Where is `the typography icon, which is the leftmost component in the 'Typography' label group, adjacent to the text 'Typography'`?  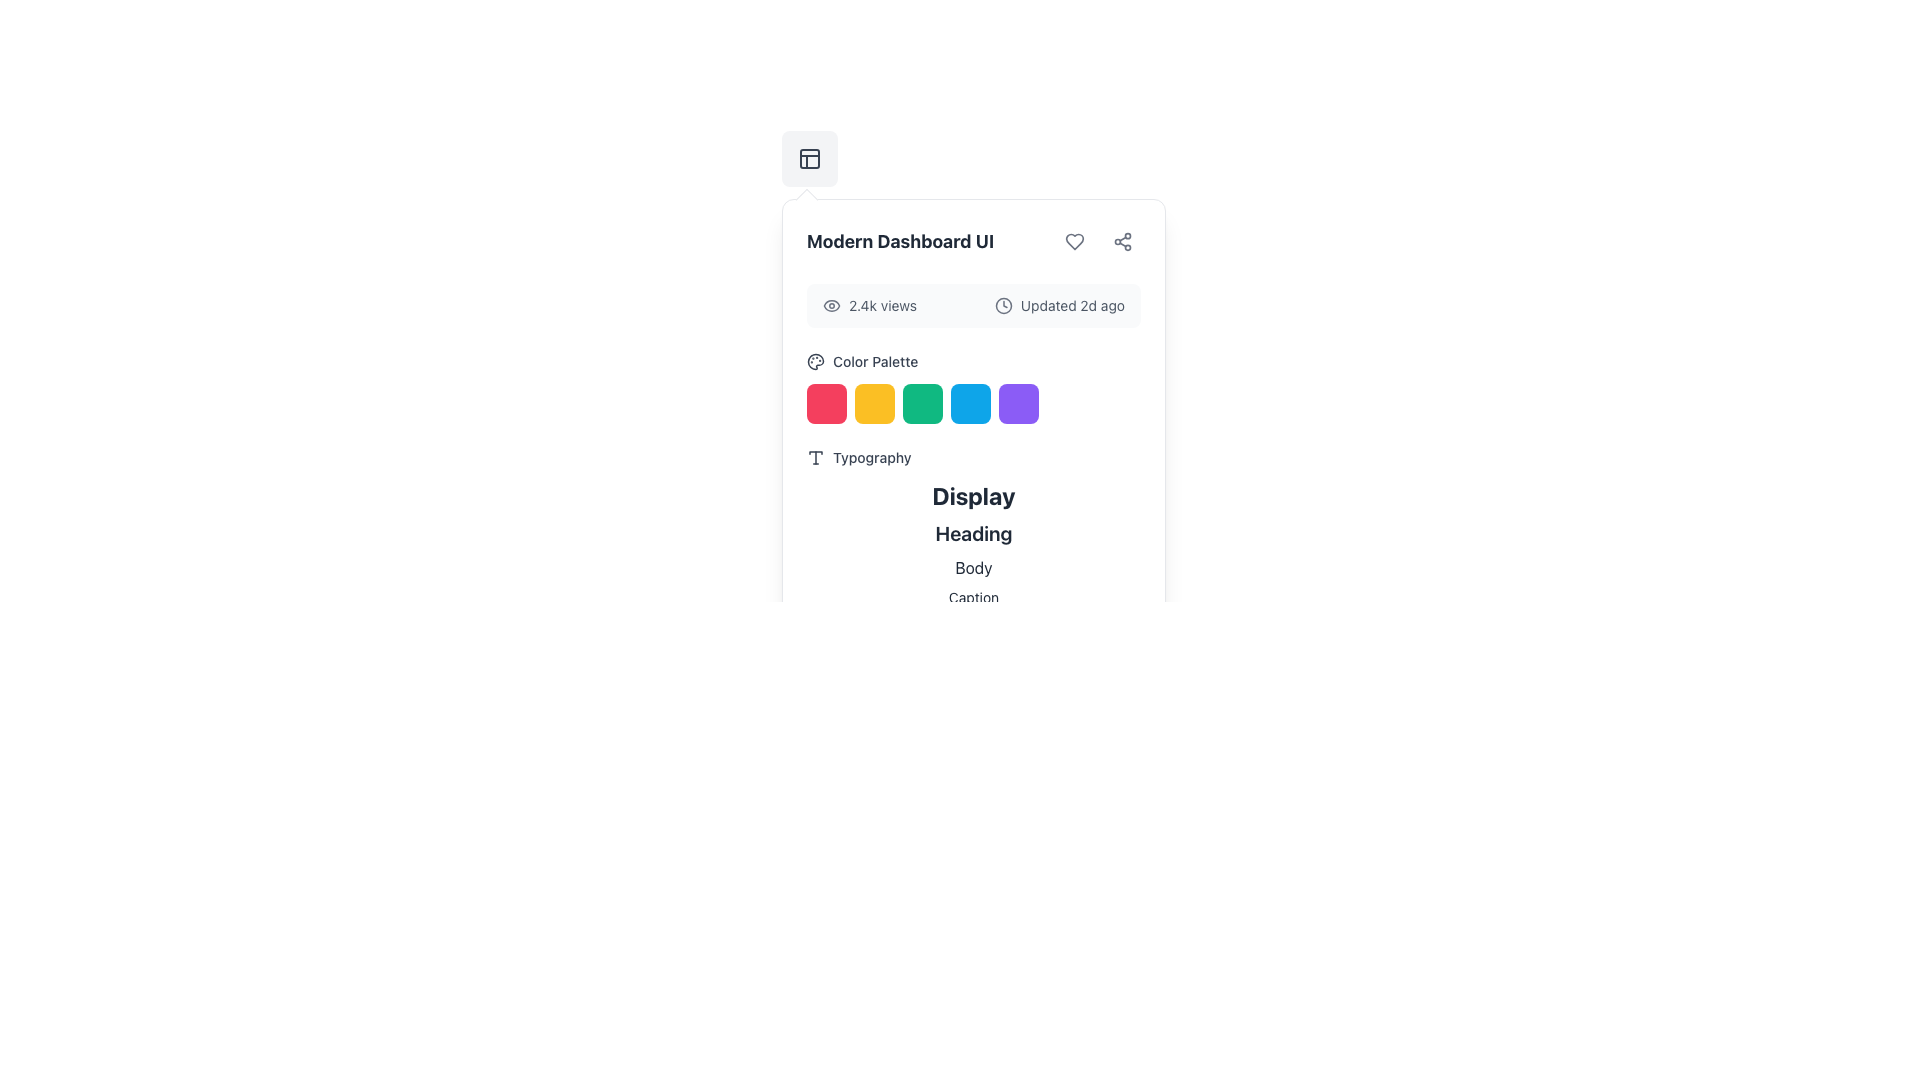
the typography icon, which is the leftmost component in the 'Typography' label group, adjacent to the text 'Typography' is located at coordinates (816, 458).